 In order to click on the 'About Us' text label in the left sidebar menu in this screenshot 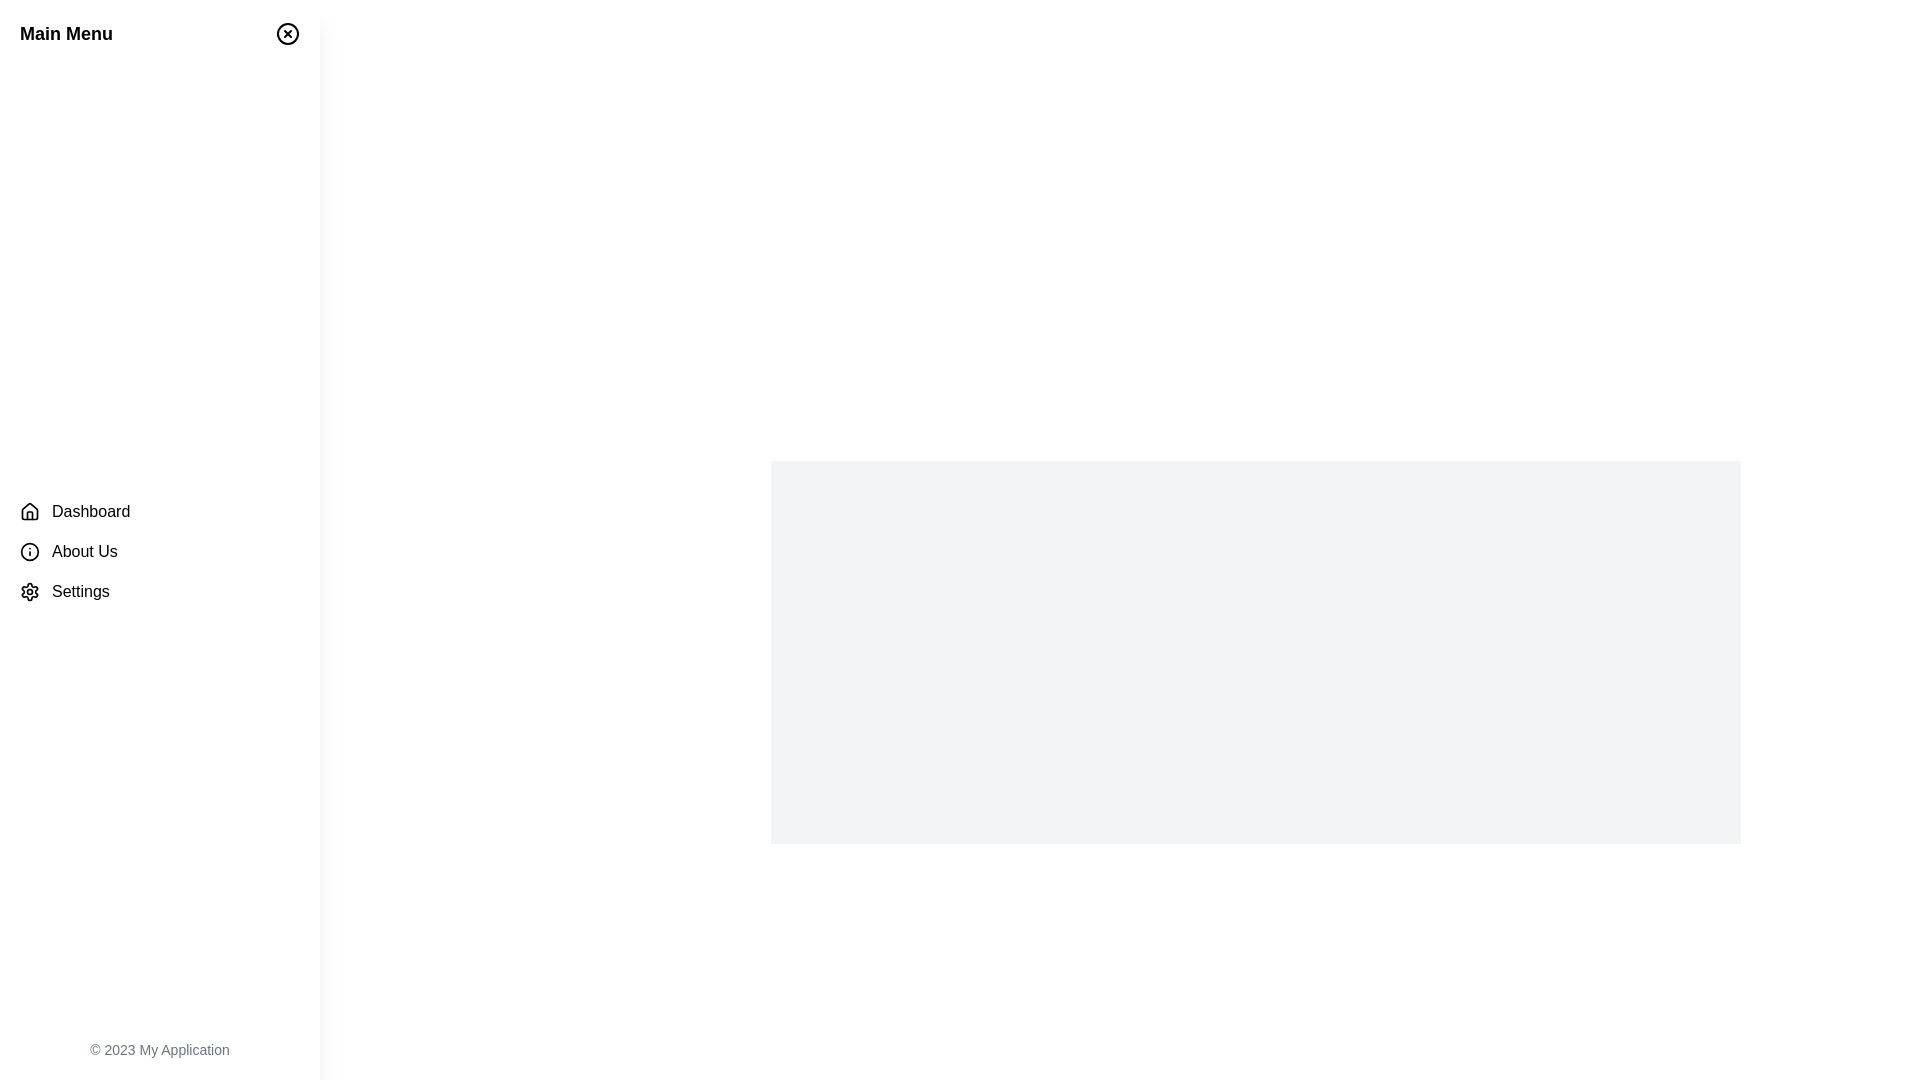, I will do `click(83, 551)`.